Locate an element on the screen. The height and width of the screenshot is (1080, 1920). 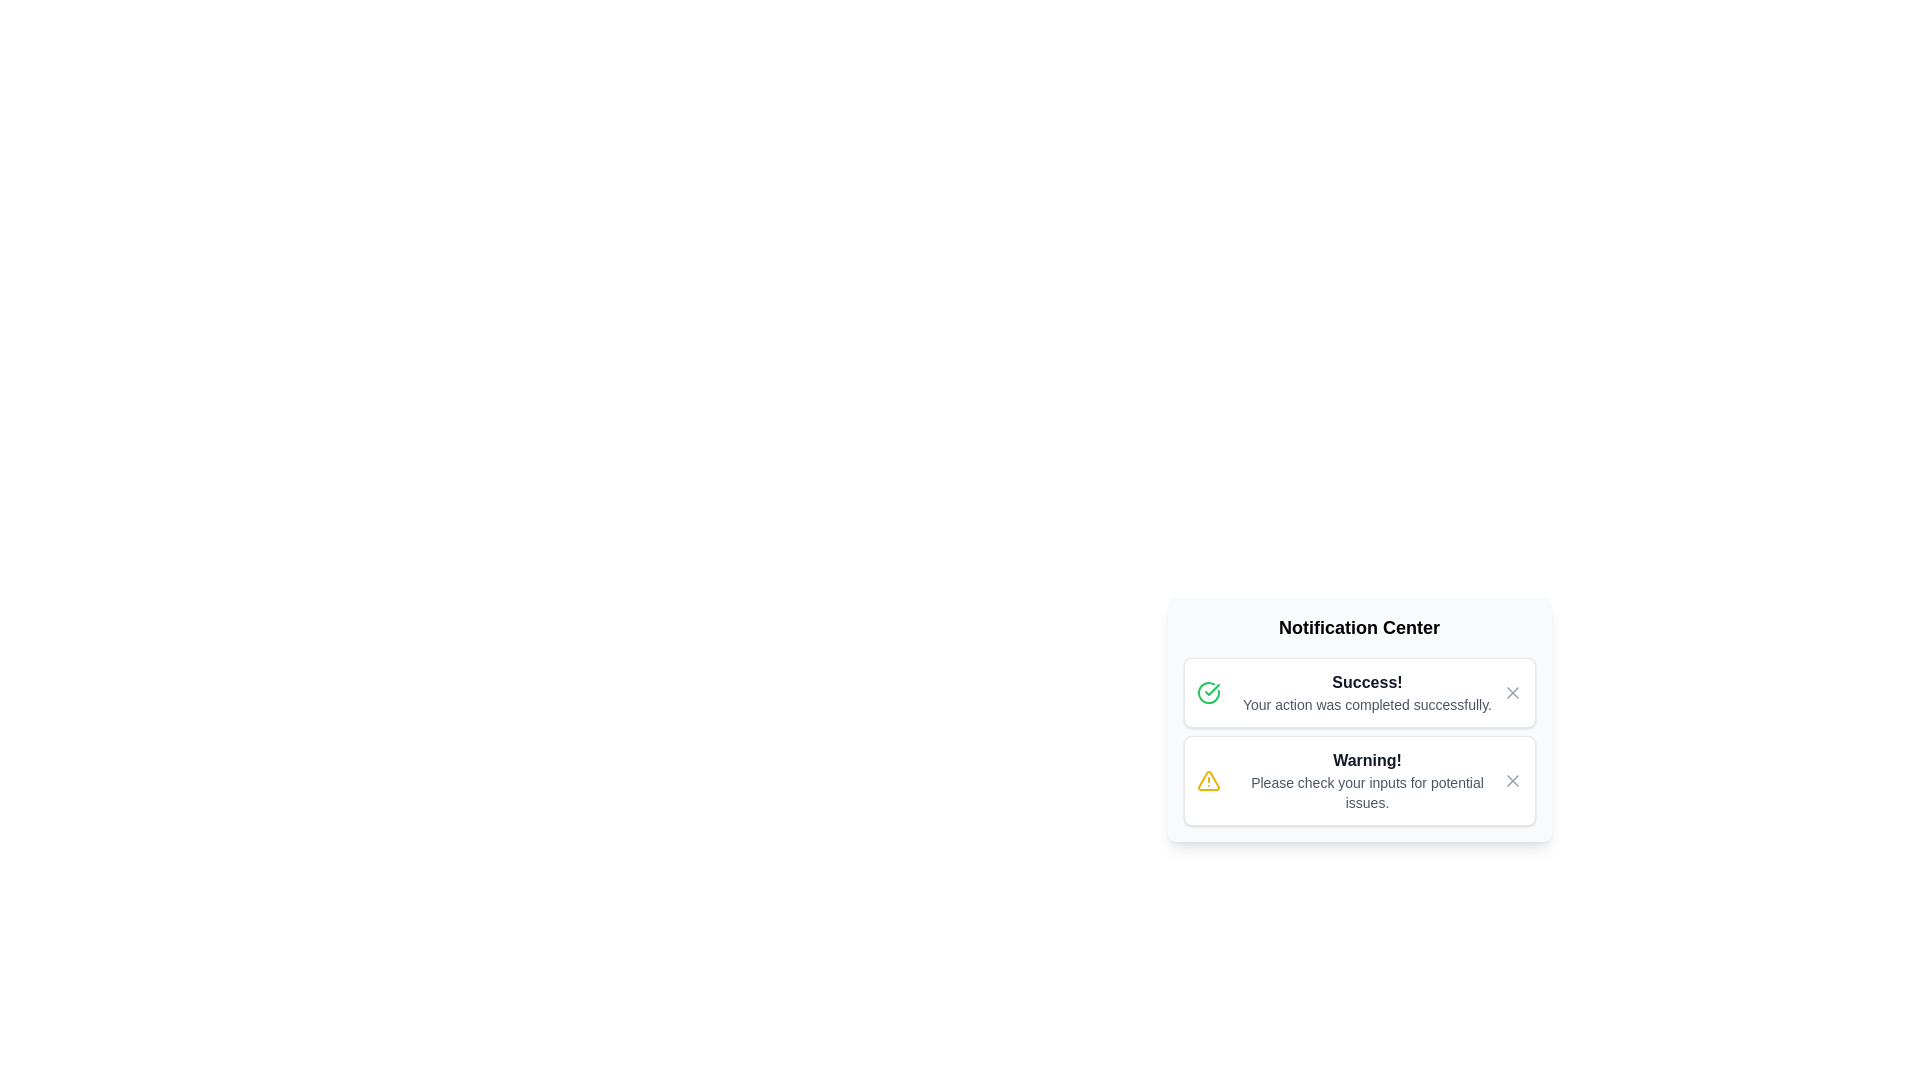
the notification titled 'Success!' is located at coordinates (1359, 692).